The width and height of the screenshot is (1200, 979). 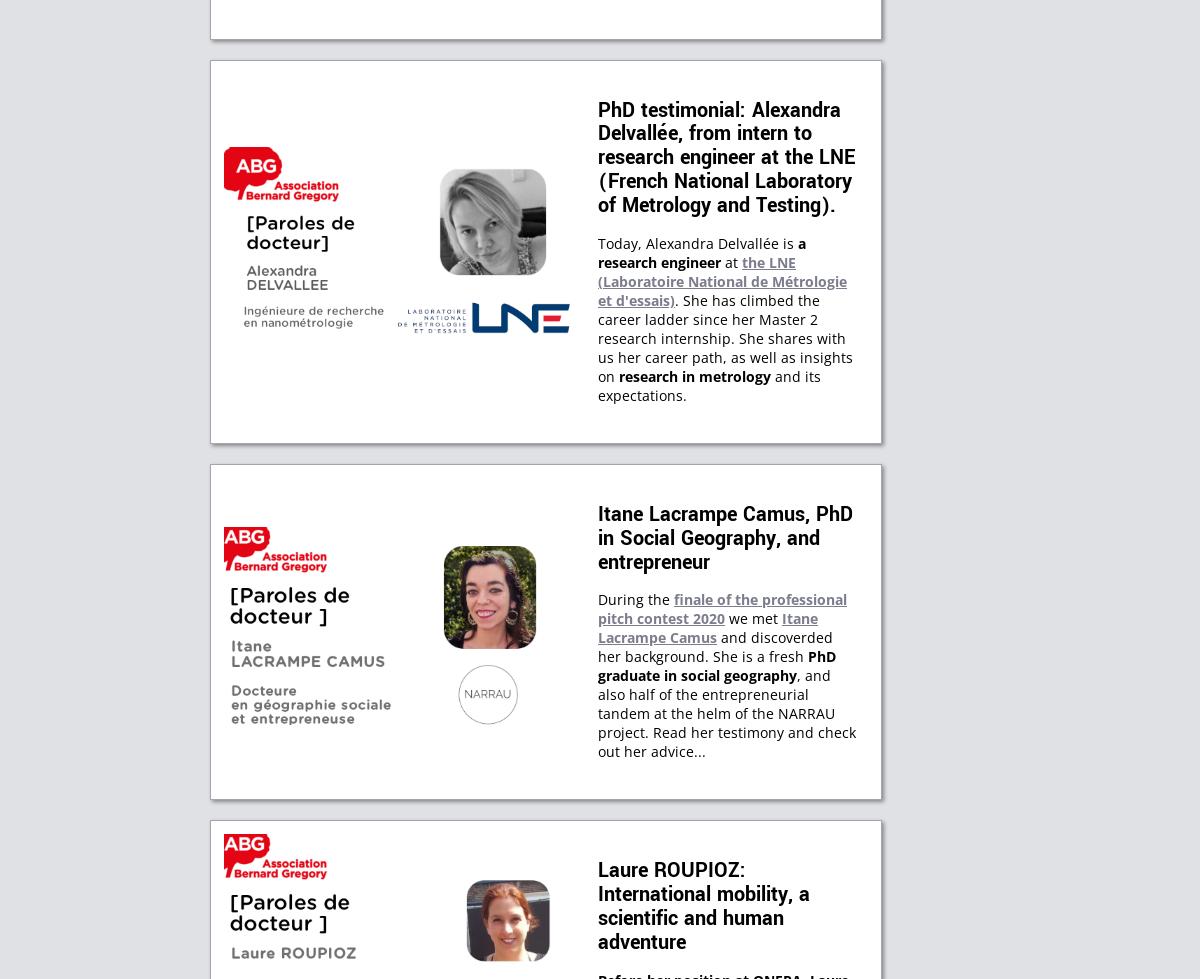 I want to click on 'Itane Lacrampe Camus', so click(x=708, y=627).